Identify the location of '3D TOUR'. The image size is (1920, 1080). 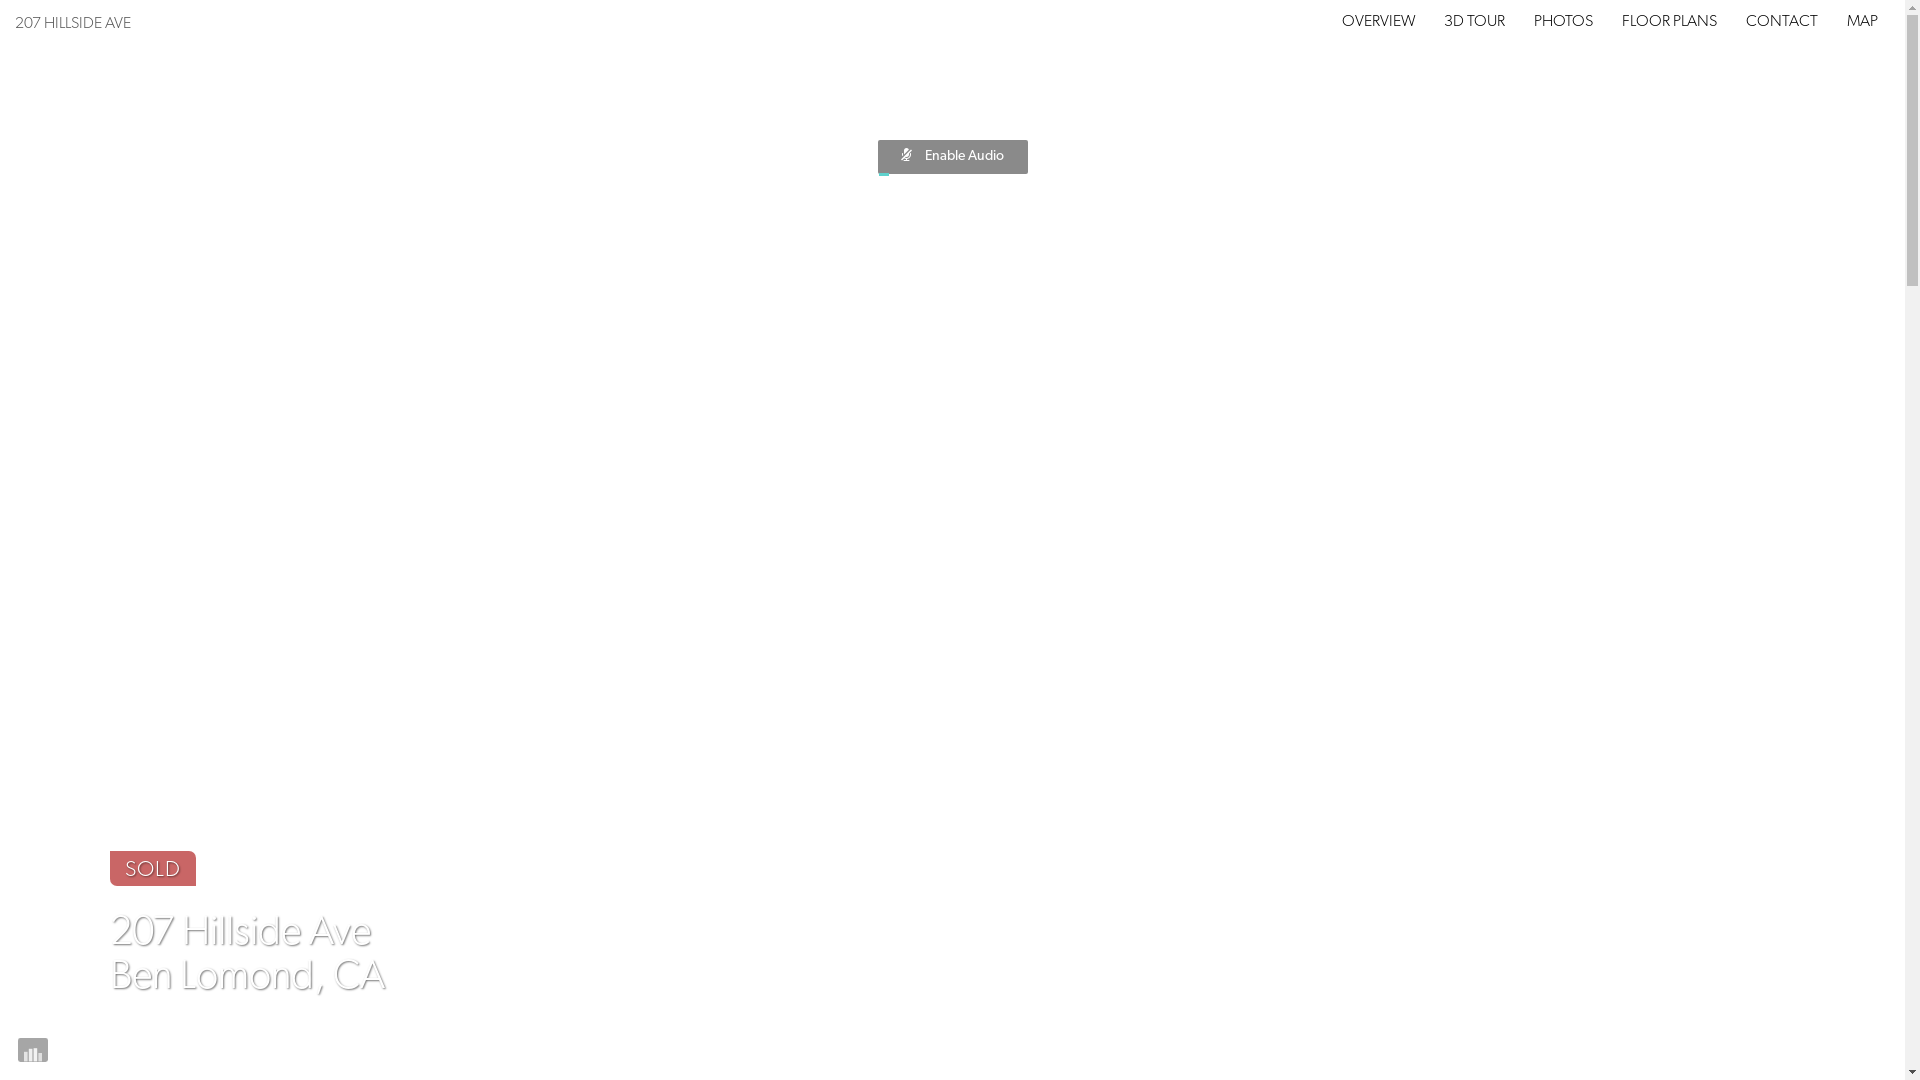
(1444, 22).